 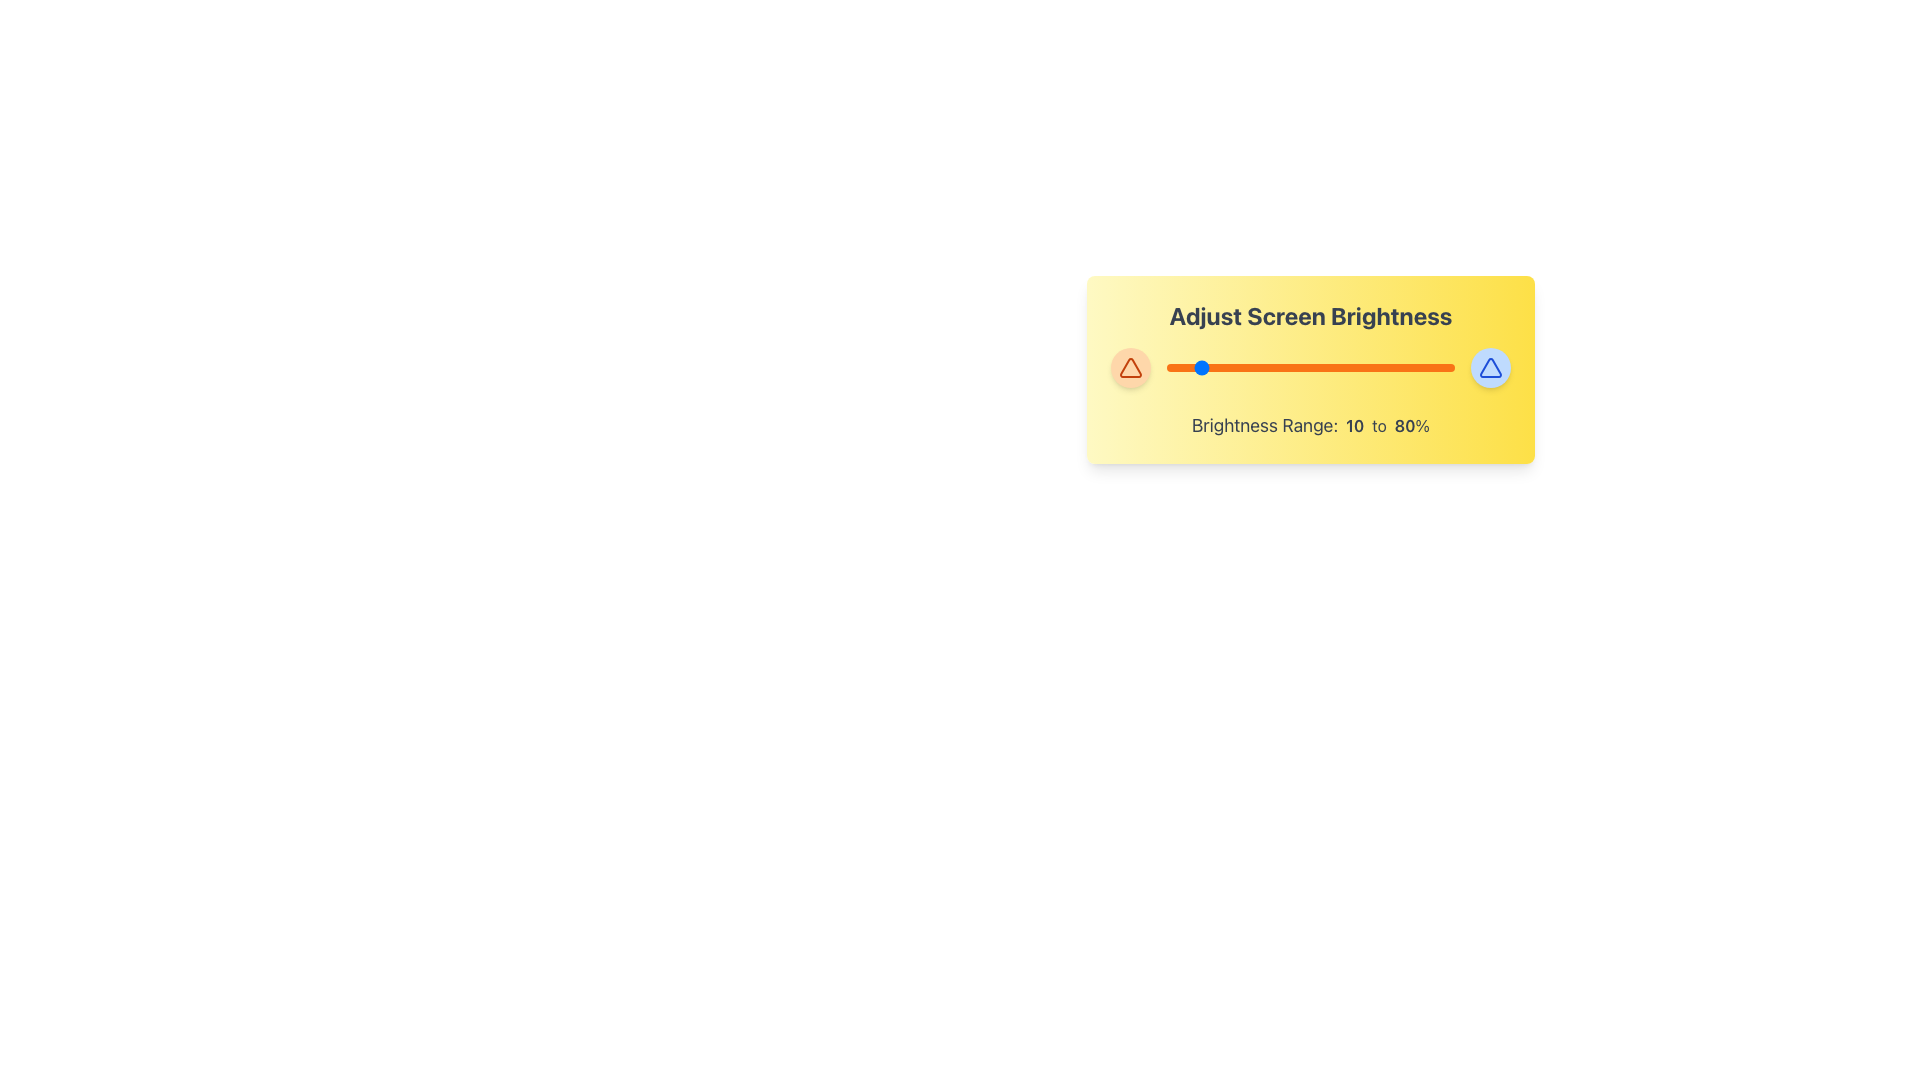 What do you see at coordinates (1355, 424) in the screenshot?
I see `the text displaying the number '10', which is styled in bold and is part of the brightness range indication, positioned between 'Brightness Range:' and 'to'` at bounding box center [1355, 424].